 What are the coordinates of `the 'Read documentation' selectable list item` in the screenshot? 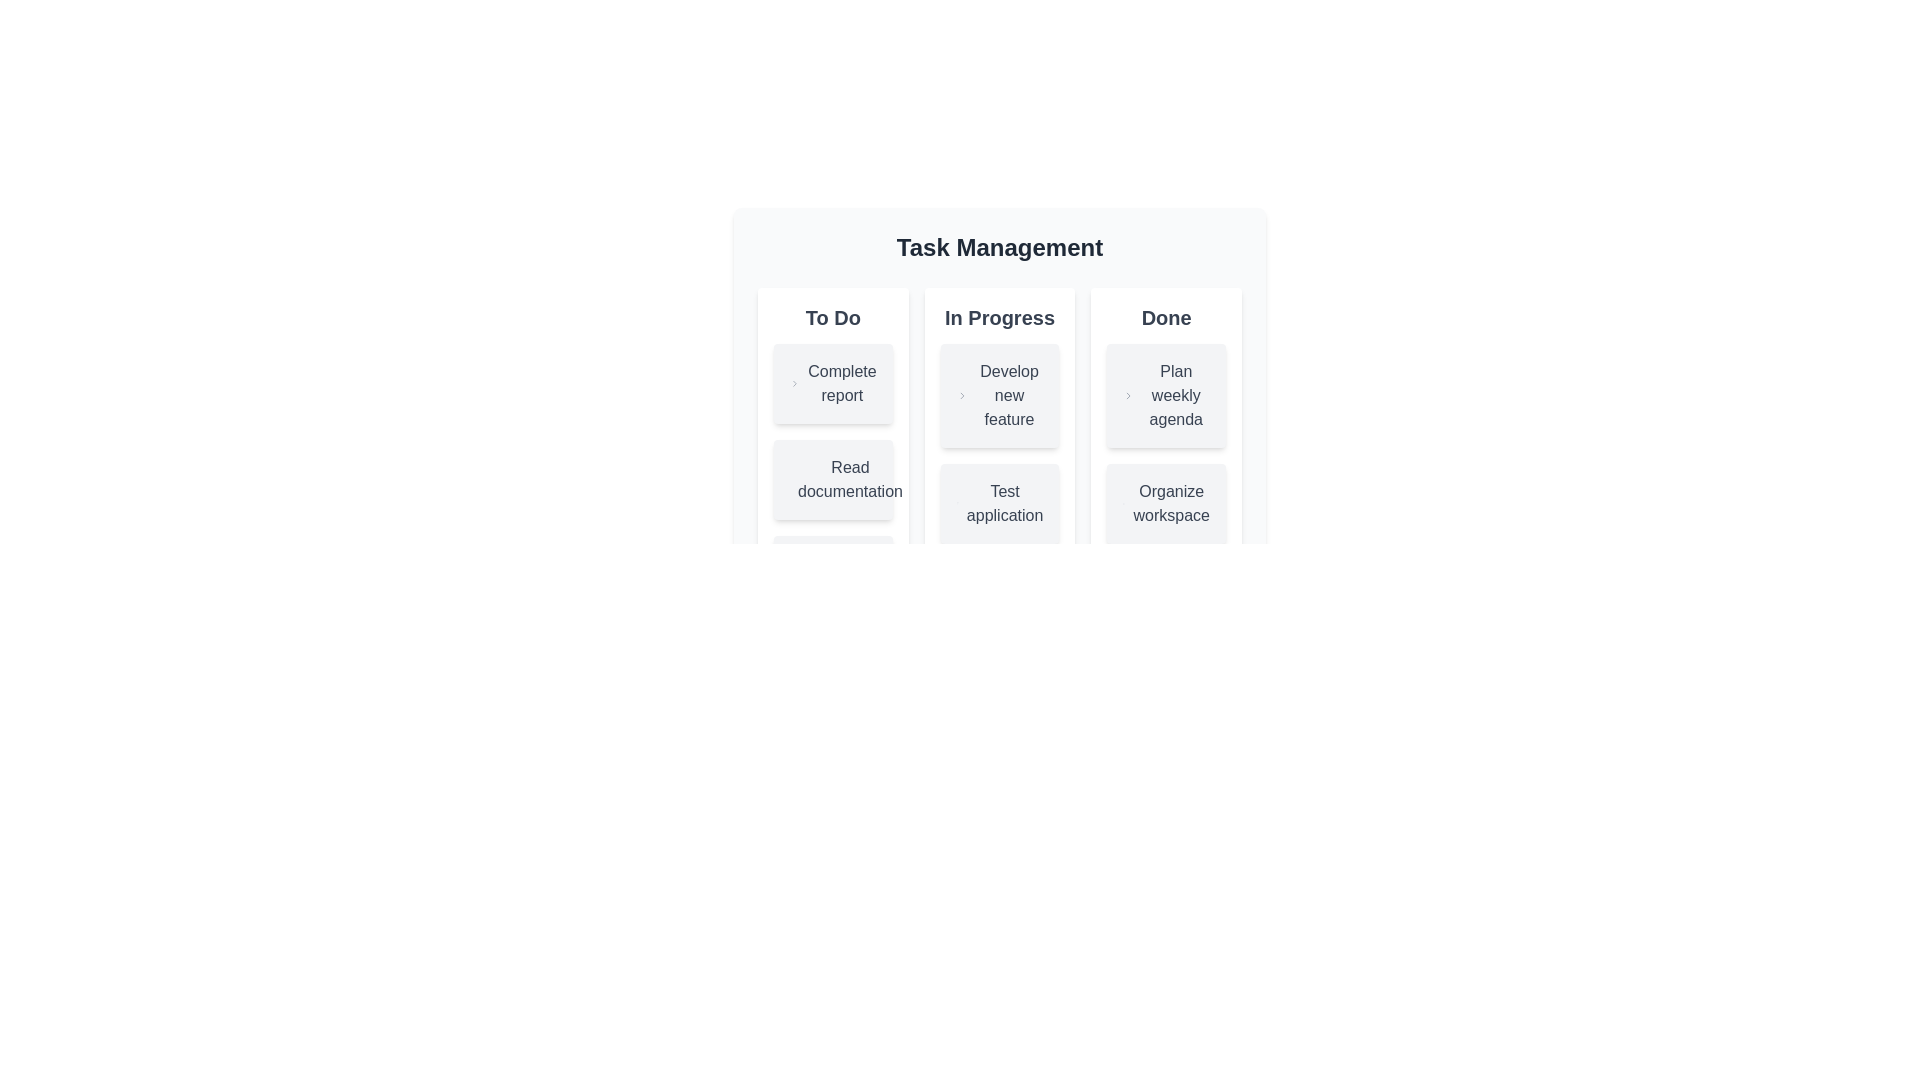 It's located at (833, 479).